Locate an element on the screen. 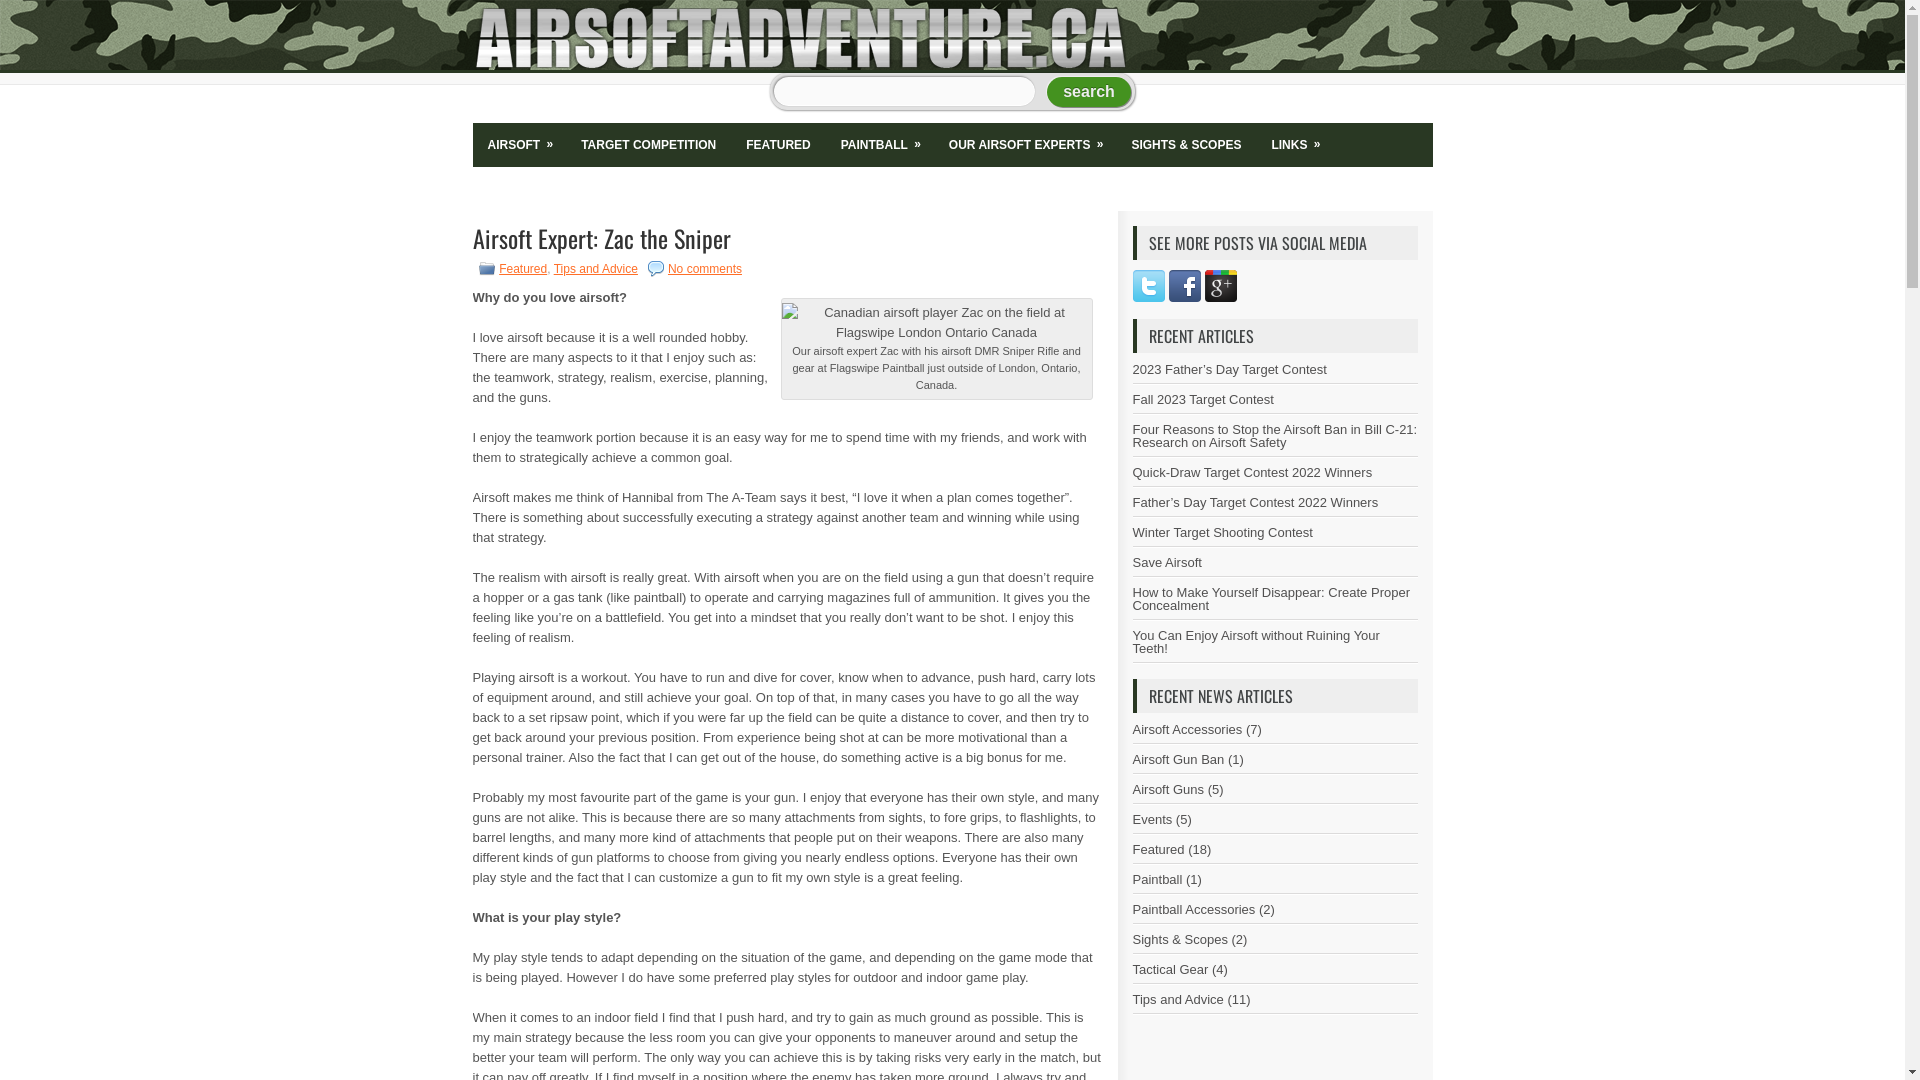 Image resolution: width=1920 pixels, height=1080 pixels. 'TARGET COMPETITION' is located at coordinates (648, 144).